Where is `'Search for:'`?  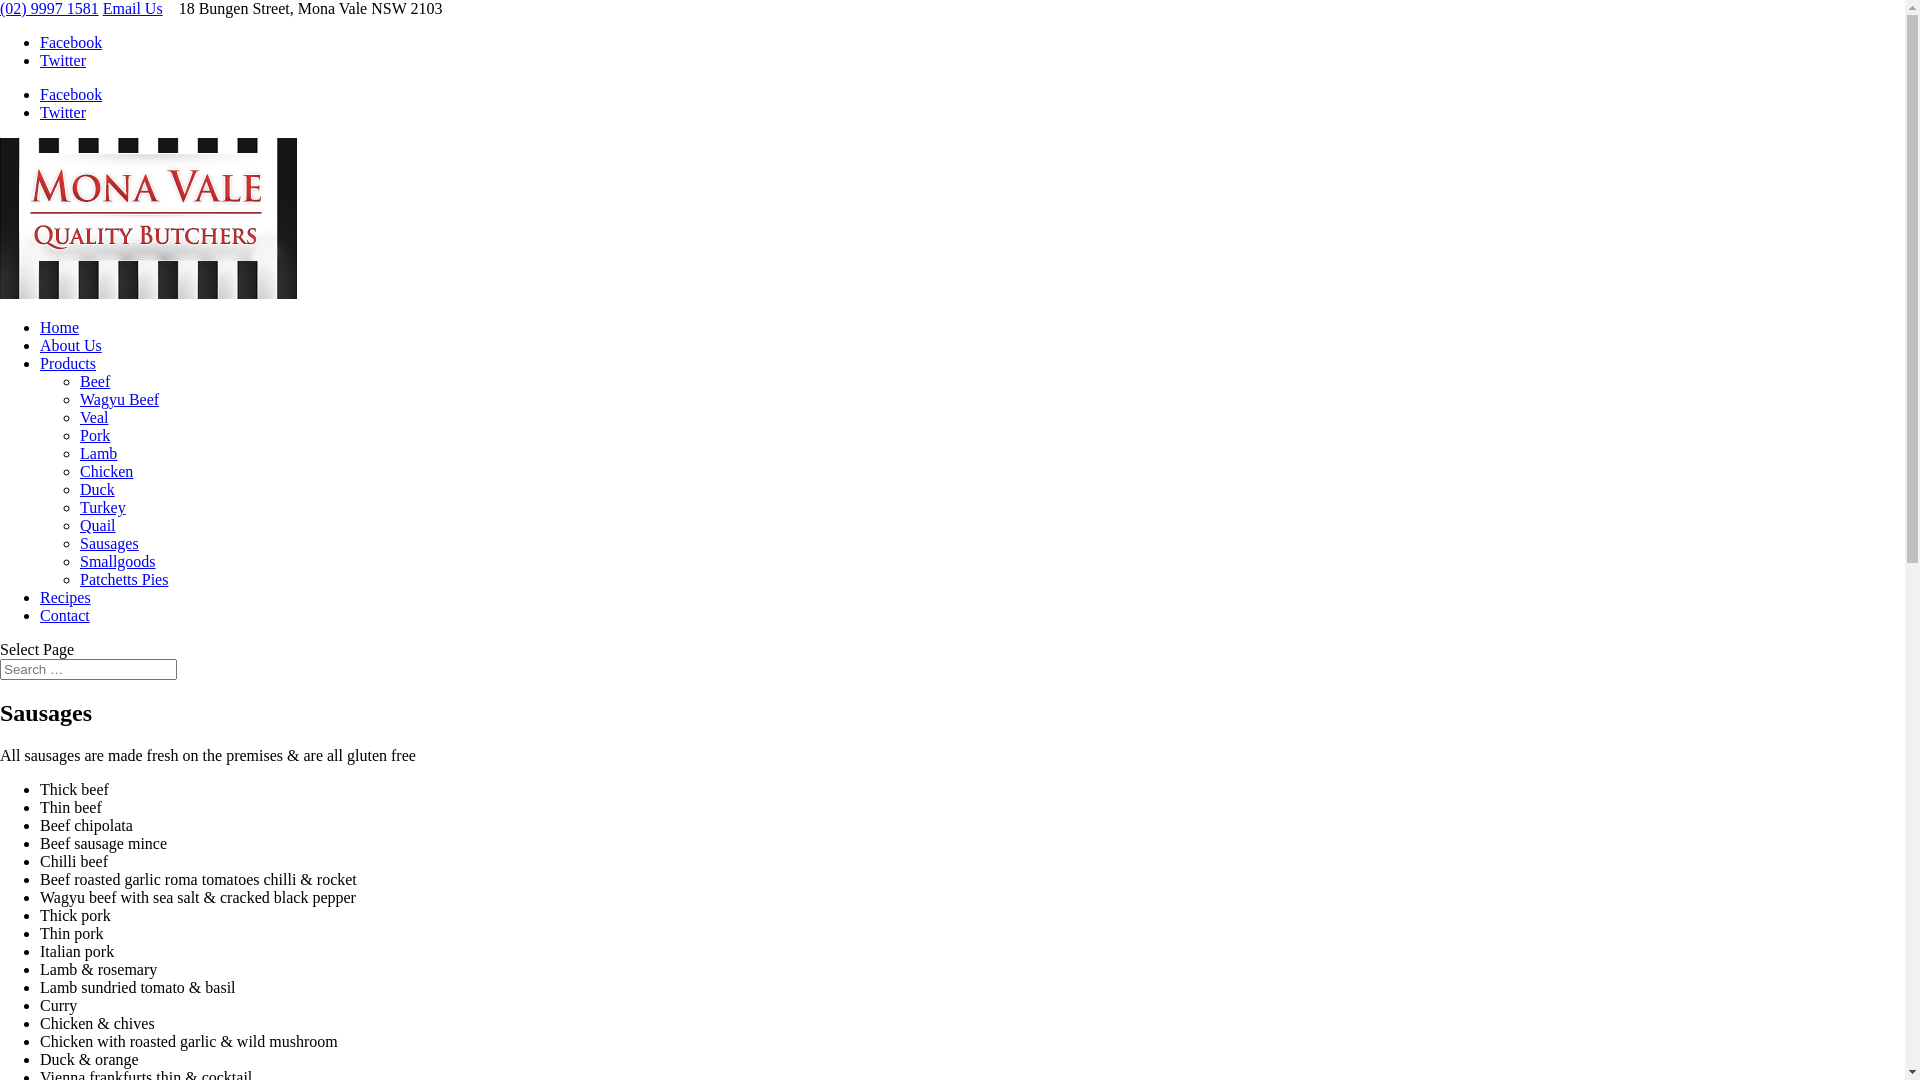
'Search for:' is located at coordinates (87, 669).